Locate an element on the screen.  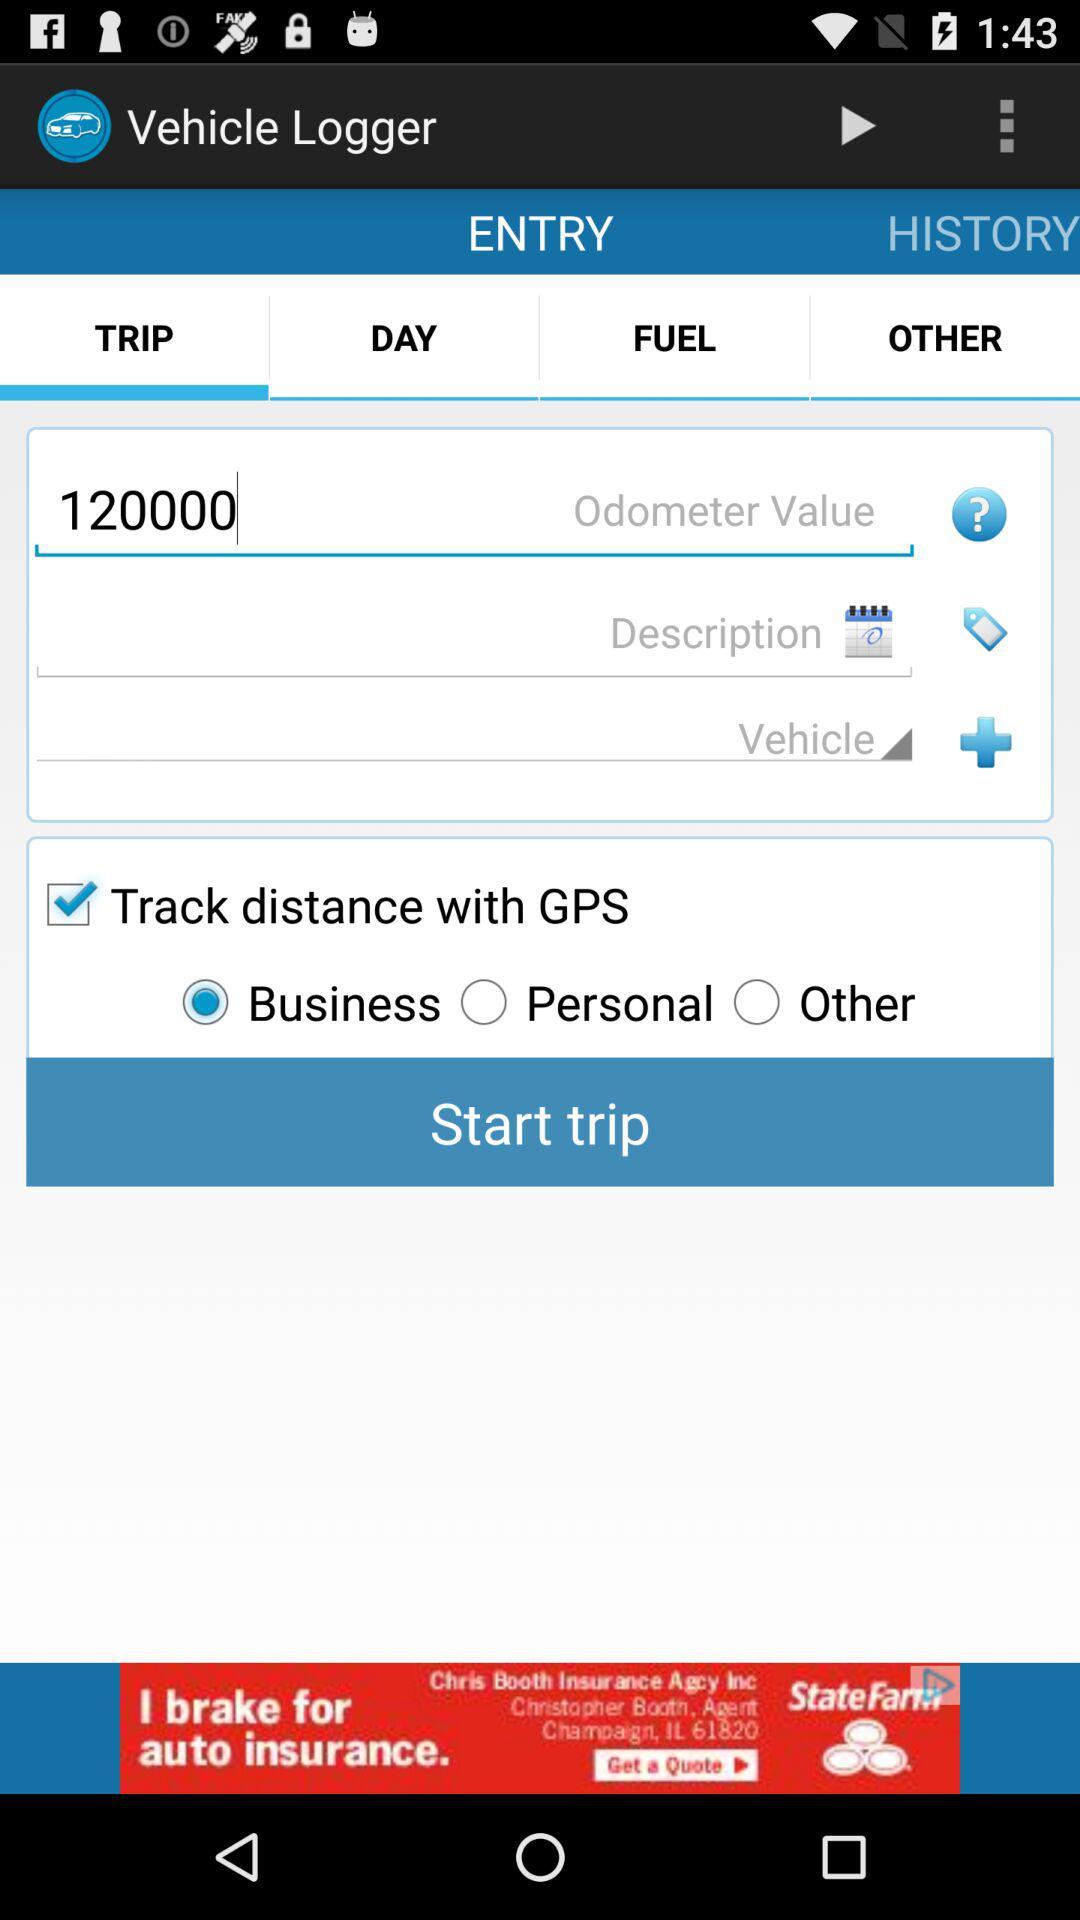
insurance advertisement is located at coordinates (540, 1727).